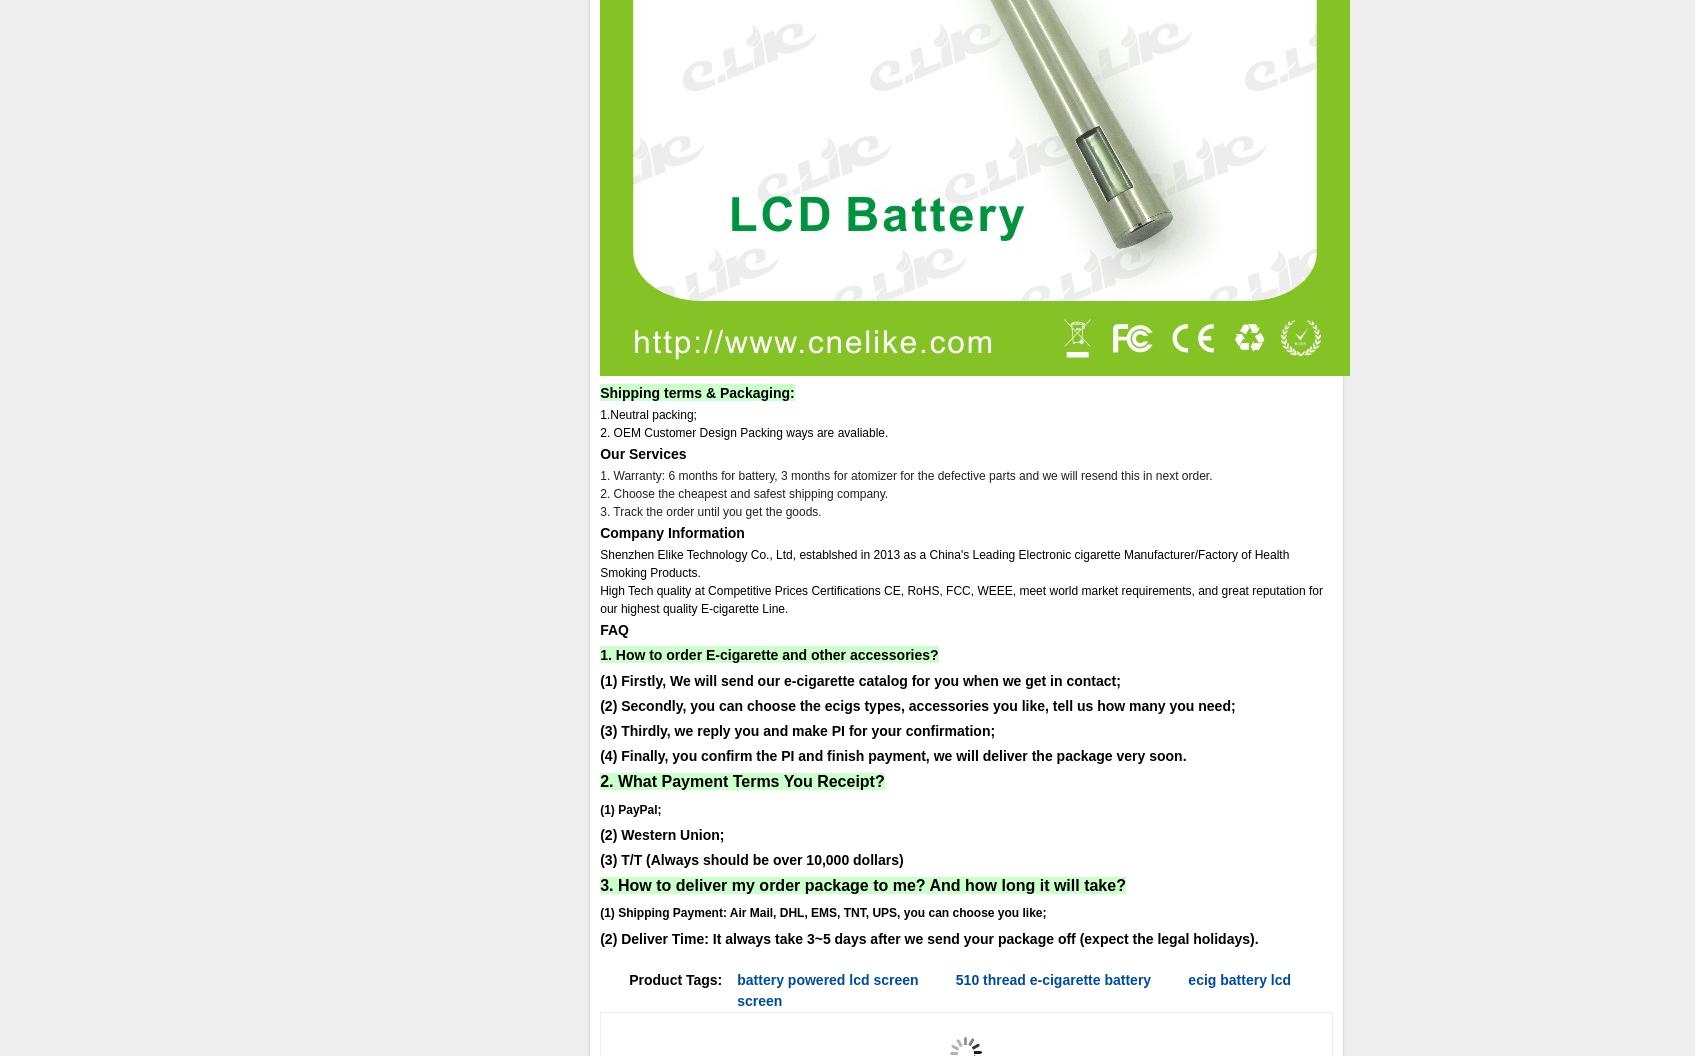  What do you see at coordinates (696, 390) in the screenshot?
I see `'Shipping terms & Packaging:'` at bounding box center [696, 390].